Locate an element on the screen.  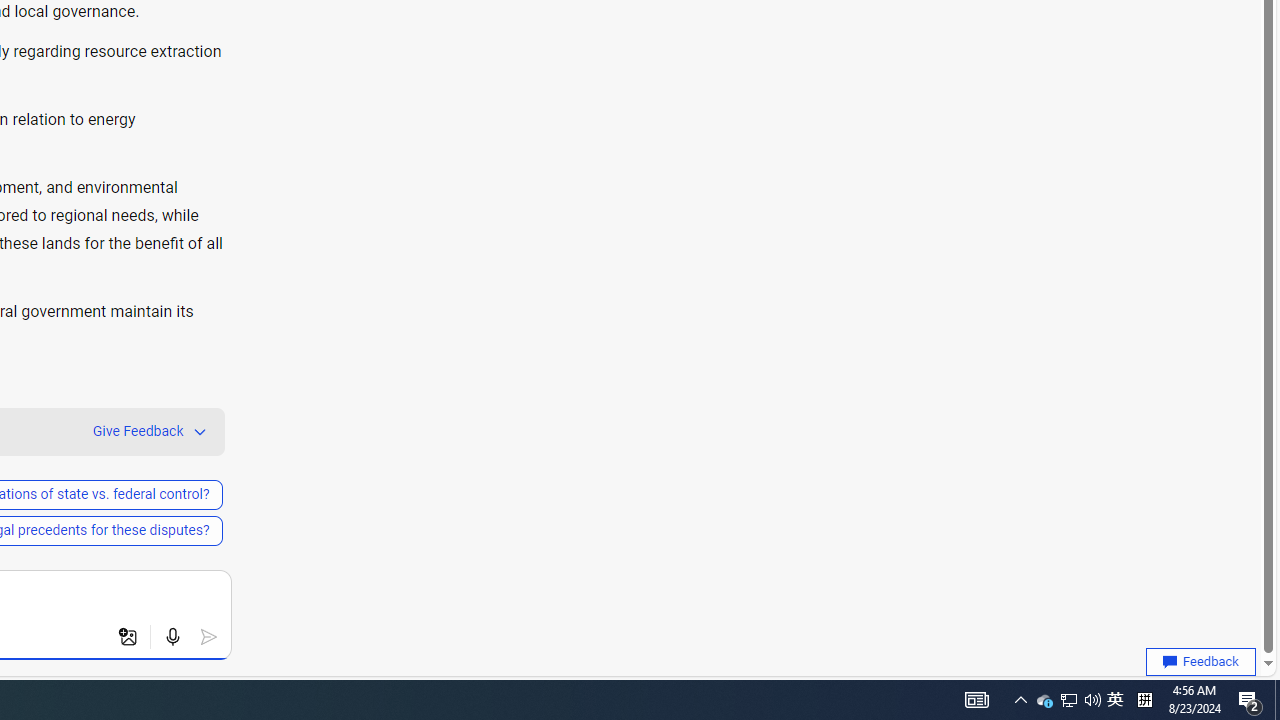
'Submit' is located at coordinates (208, 637).